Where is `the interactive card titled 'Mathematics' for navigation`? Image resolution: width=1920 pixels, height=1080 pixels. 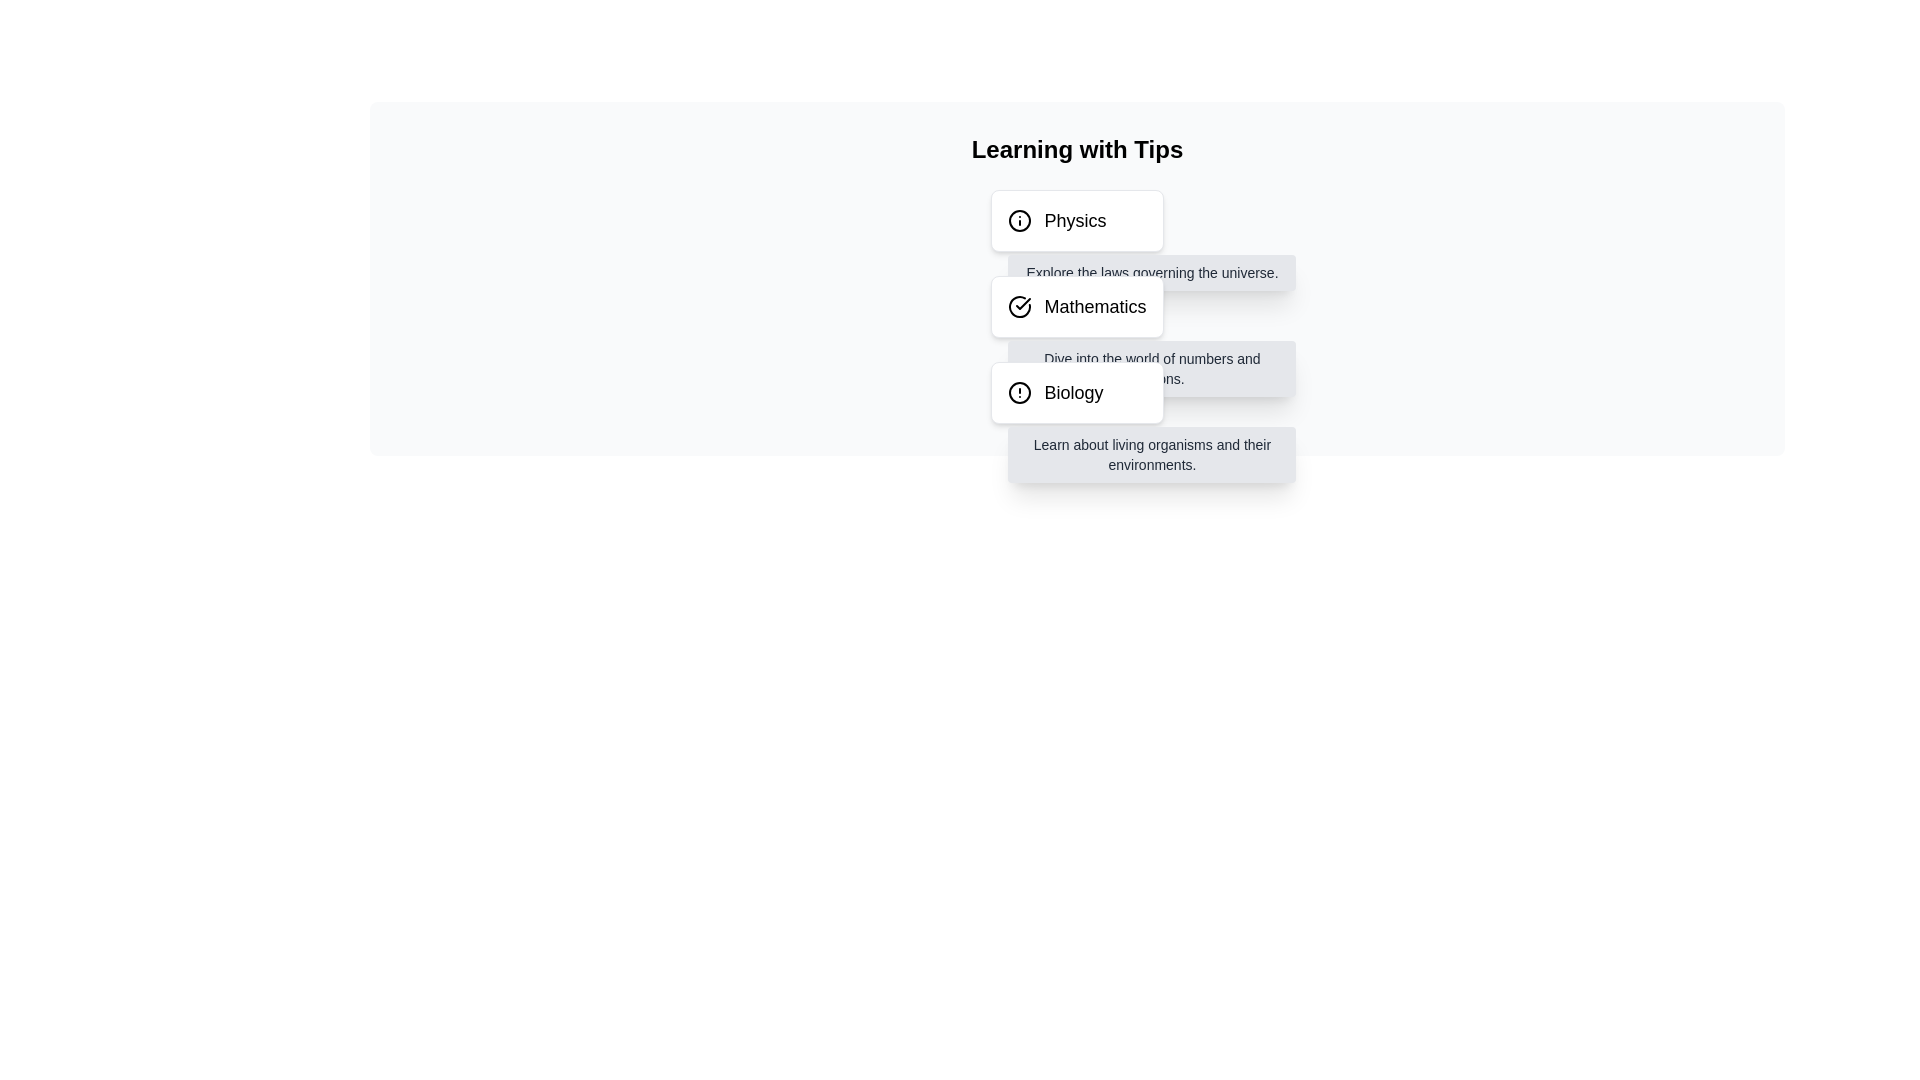 the interactive card titled 'Mathematics' for navigation is located at coordinates (1076, 307).